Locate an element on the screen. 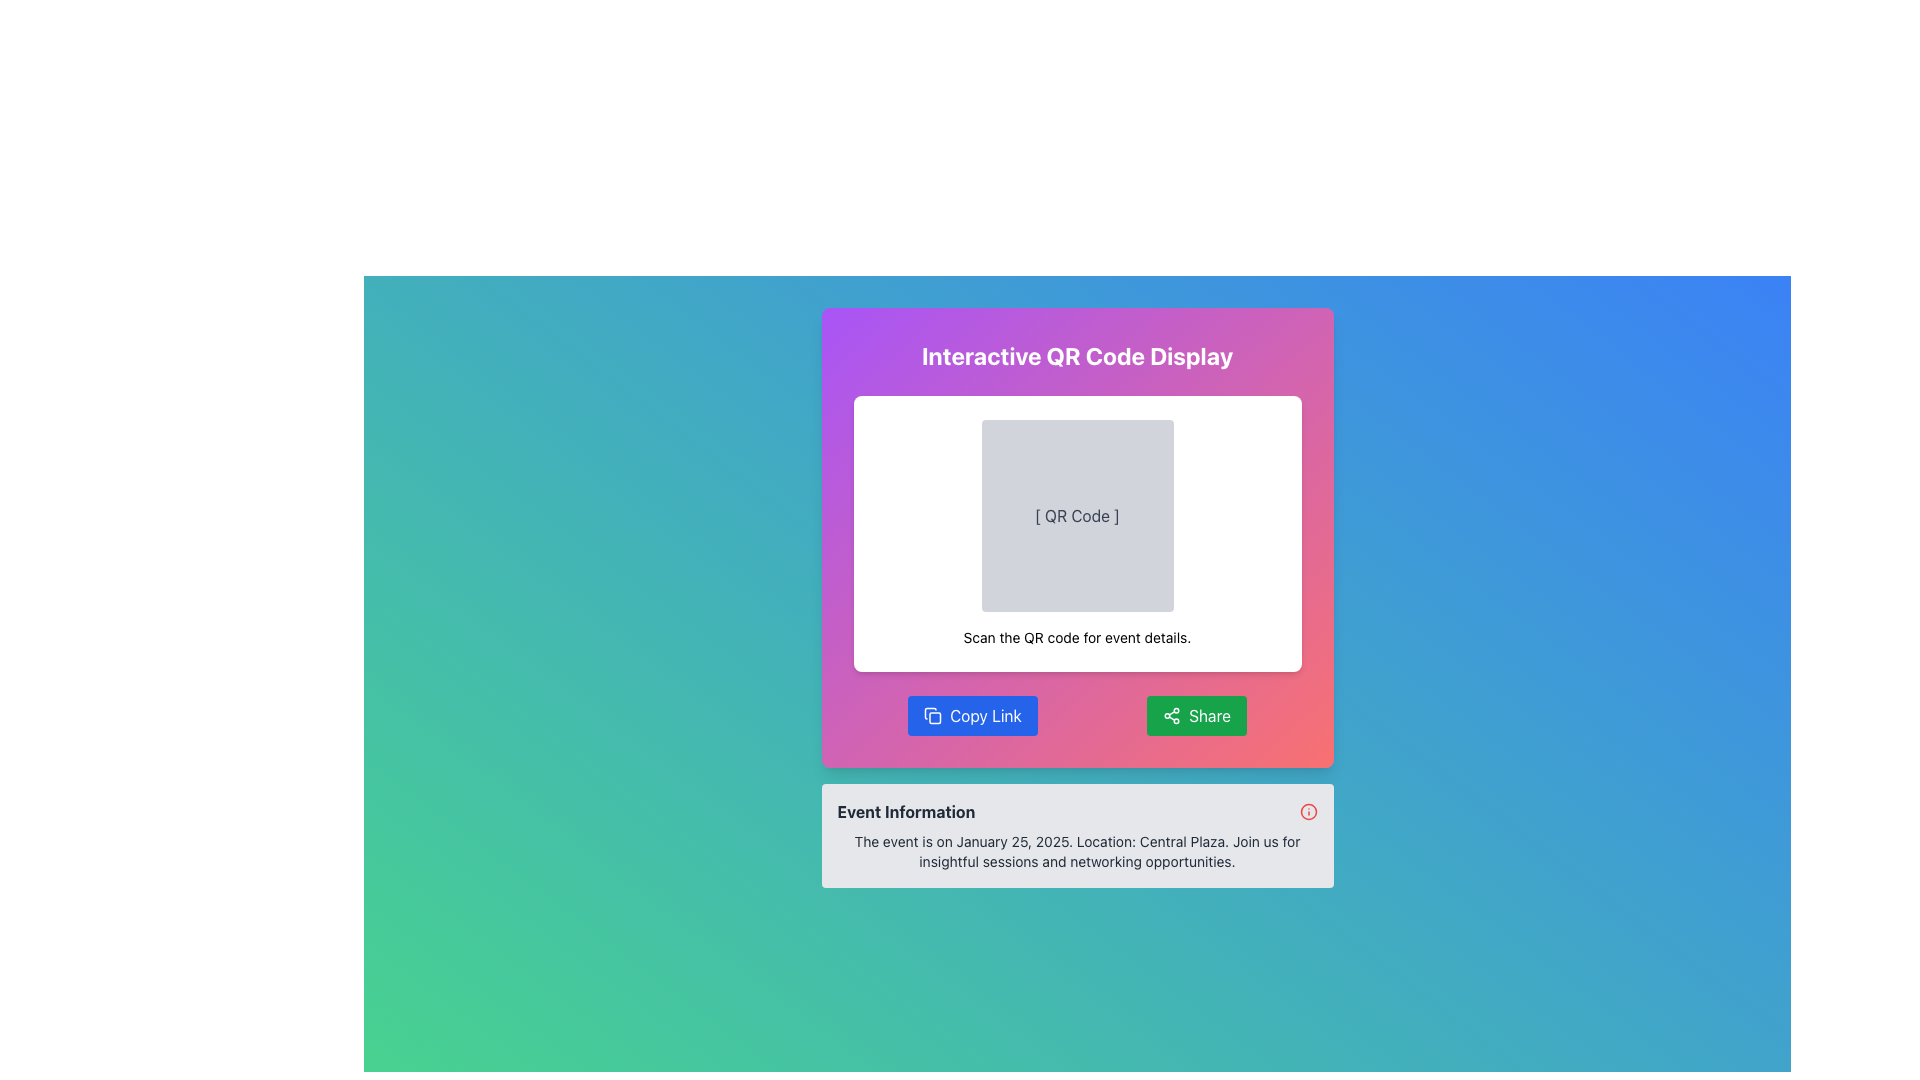  the 'Share' button located in the Button Group below the QR code in the 'Interactive QR Code Display' to share the link is located at coordinates (1076, 715).